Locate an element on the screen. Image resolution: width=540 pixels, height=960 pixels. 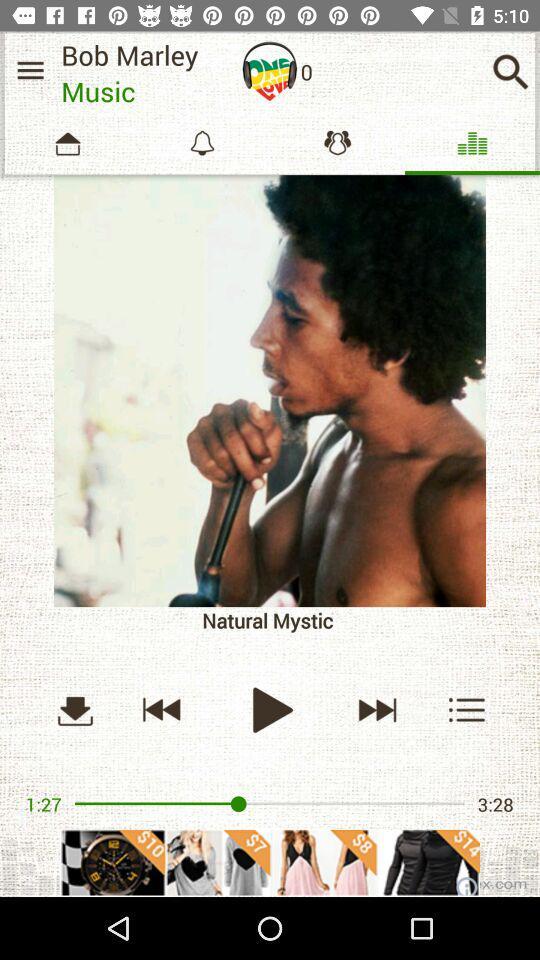
click for options is located at coordinates (467, 709).